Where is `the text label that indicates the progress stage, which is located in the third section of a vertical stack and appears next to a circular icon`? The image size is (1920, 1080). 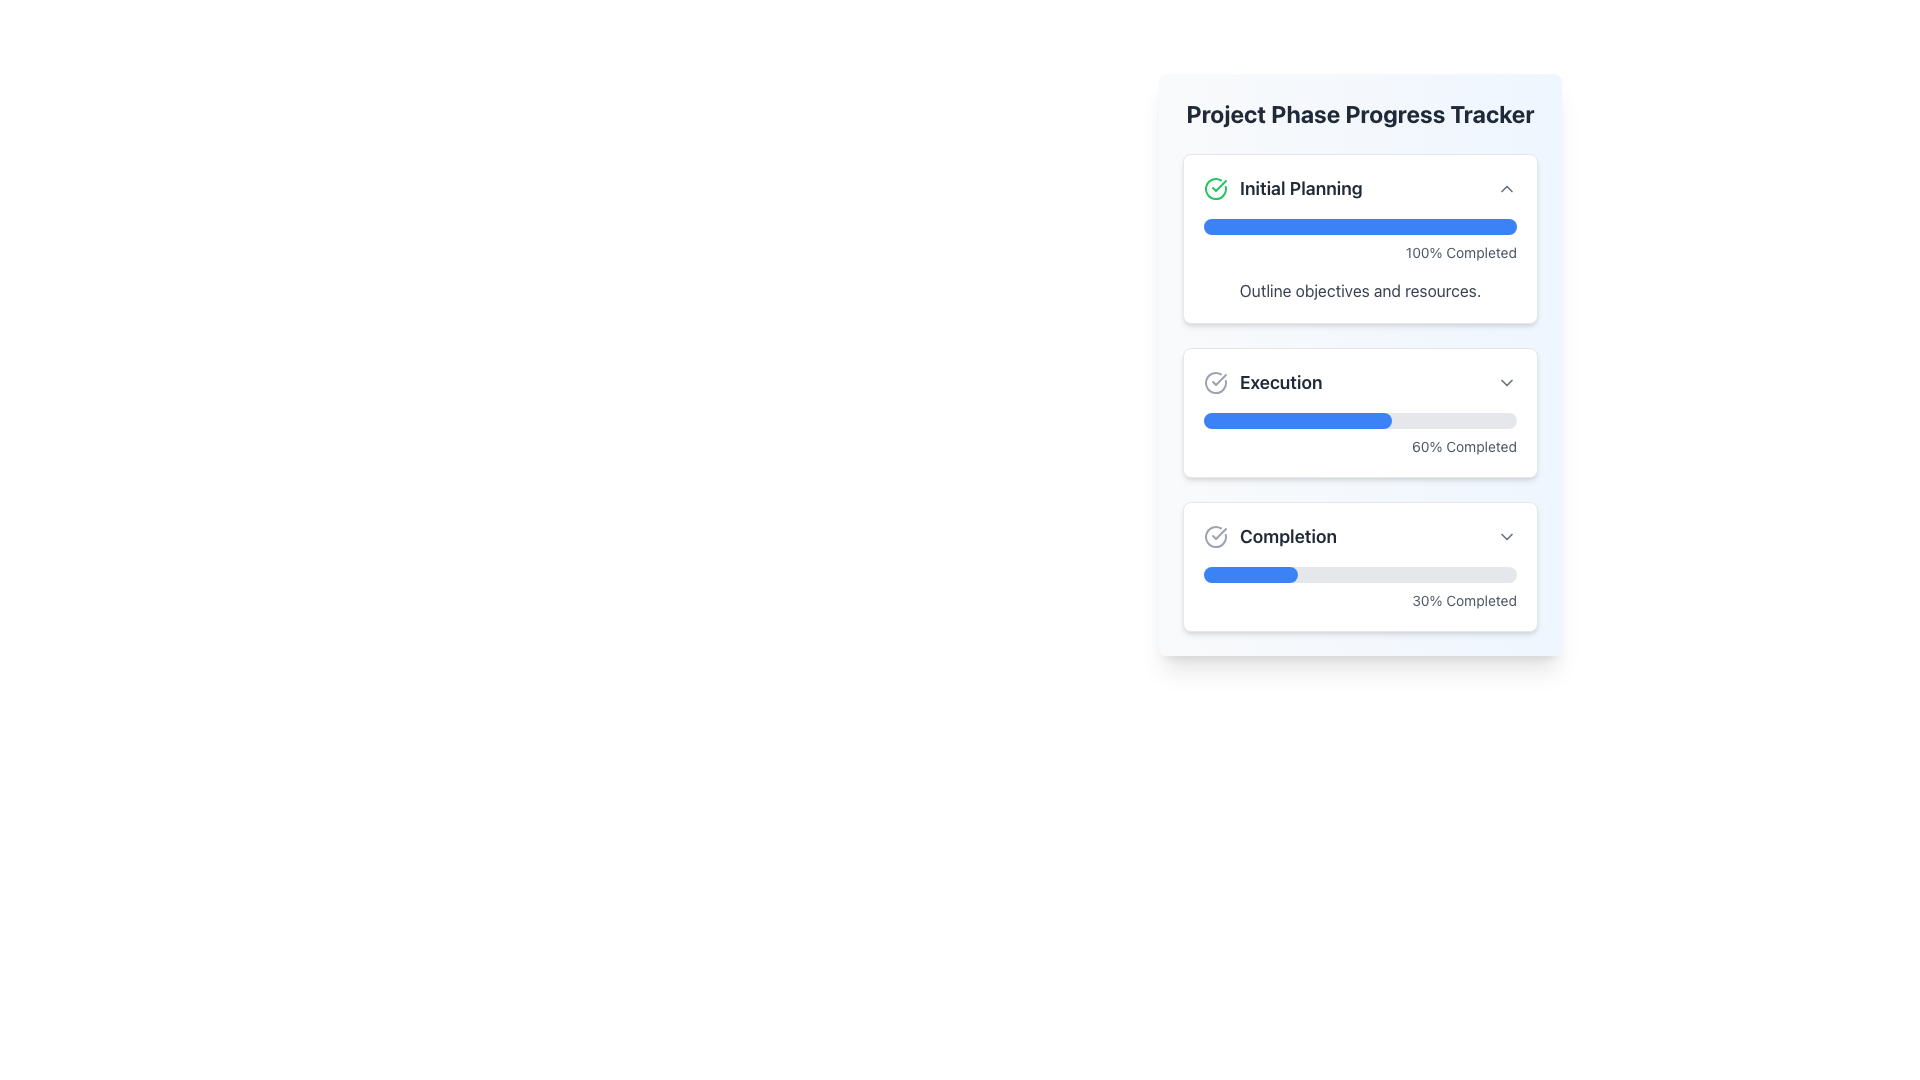
the text label that indicates the progress stage, which is located in the third section of a vertical stack and appears next to a circular icon is located at coordinates (1288, 535).